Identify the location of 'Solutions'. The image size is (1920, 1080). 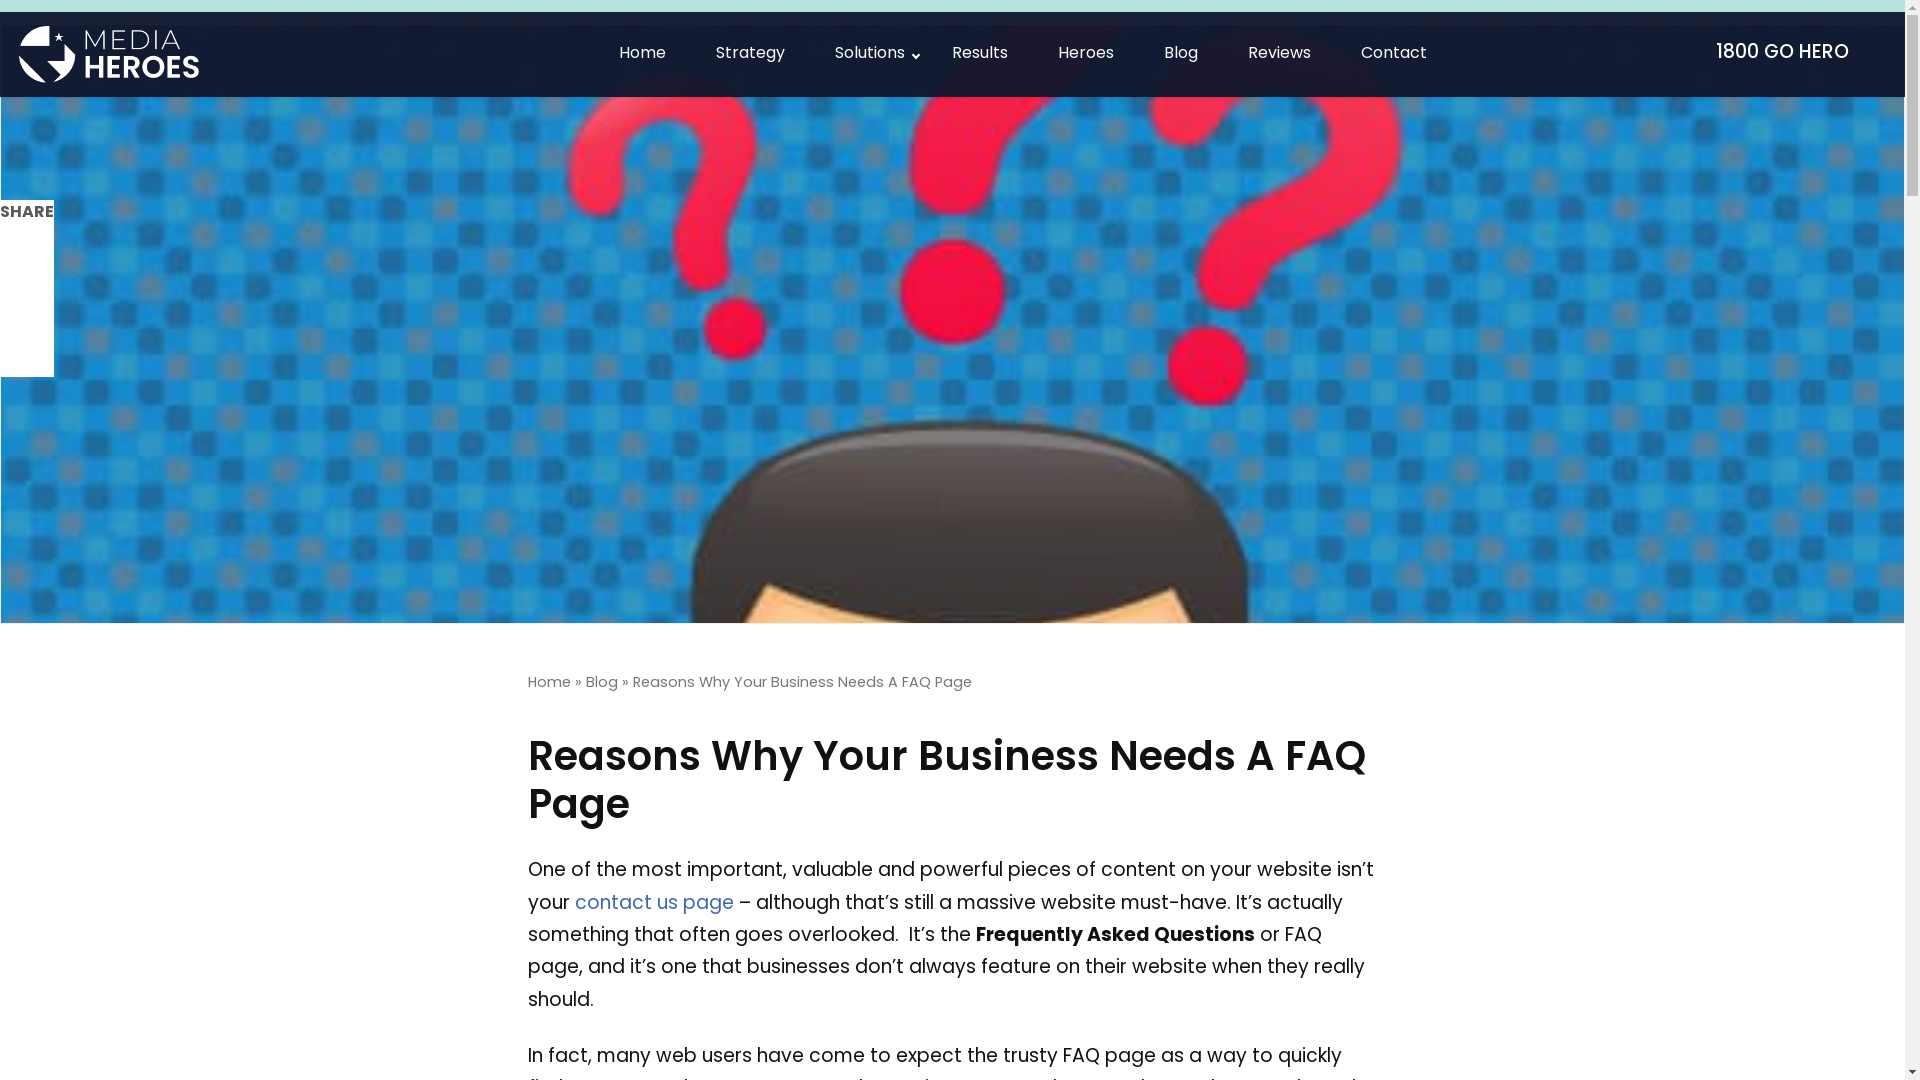
(868, 53).